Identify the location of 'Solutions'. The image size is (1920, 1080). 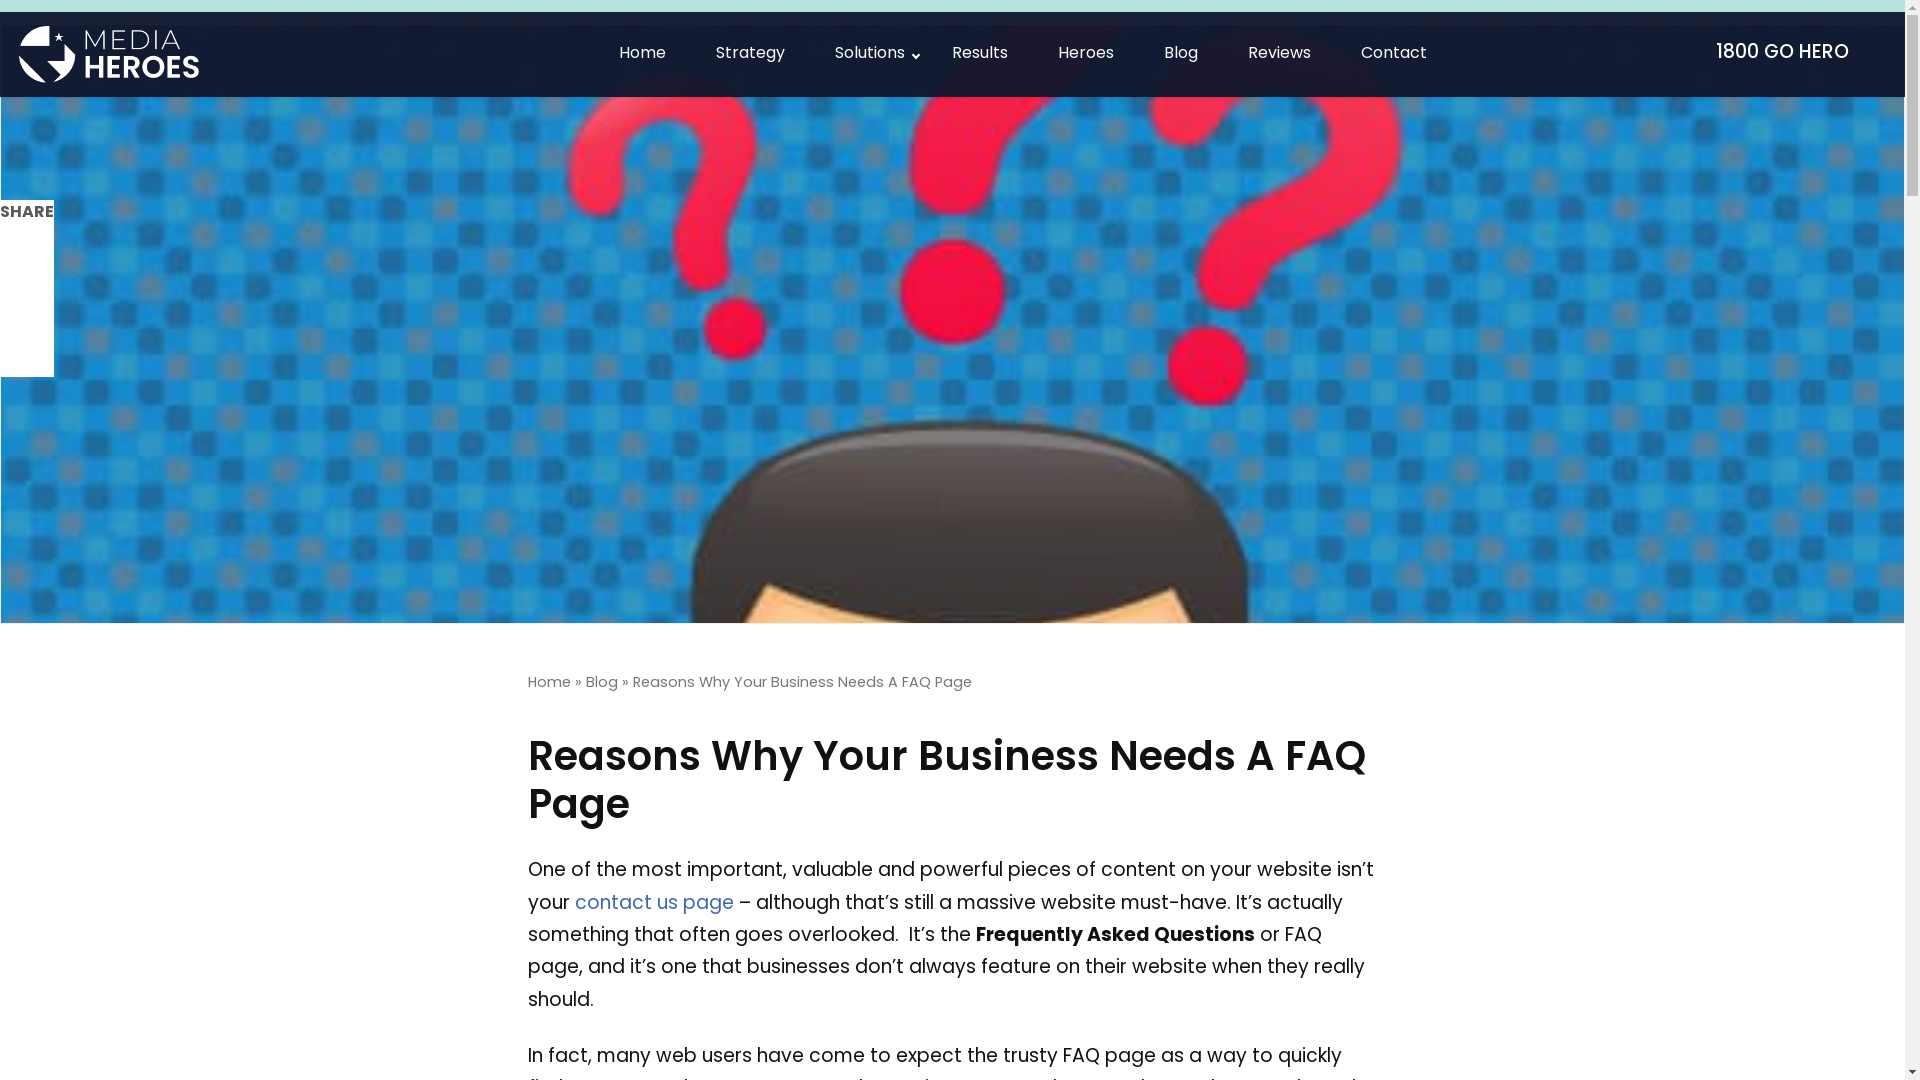
(868, 53).